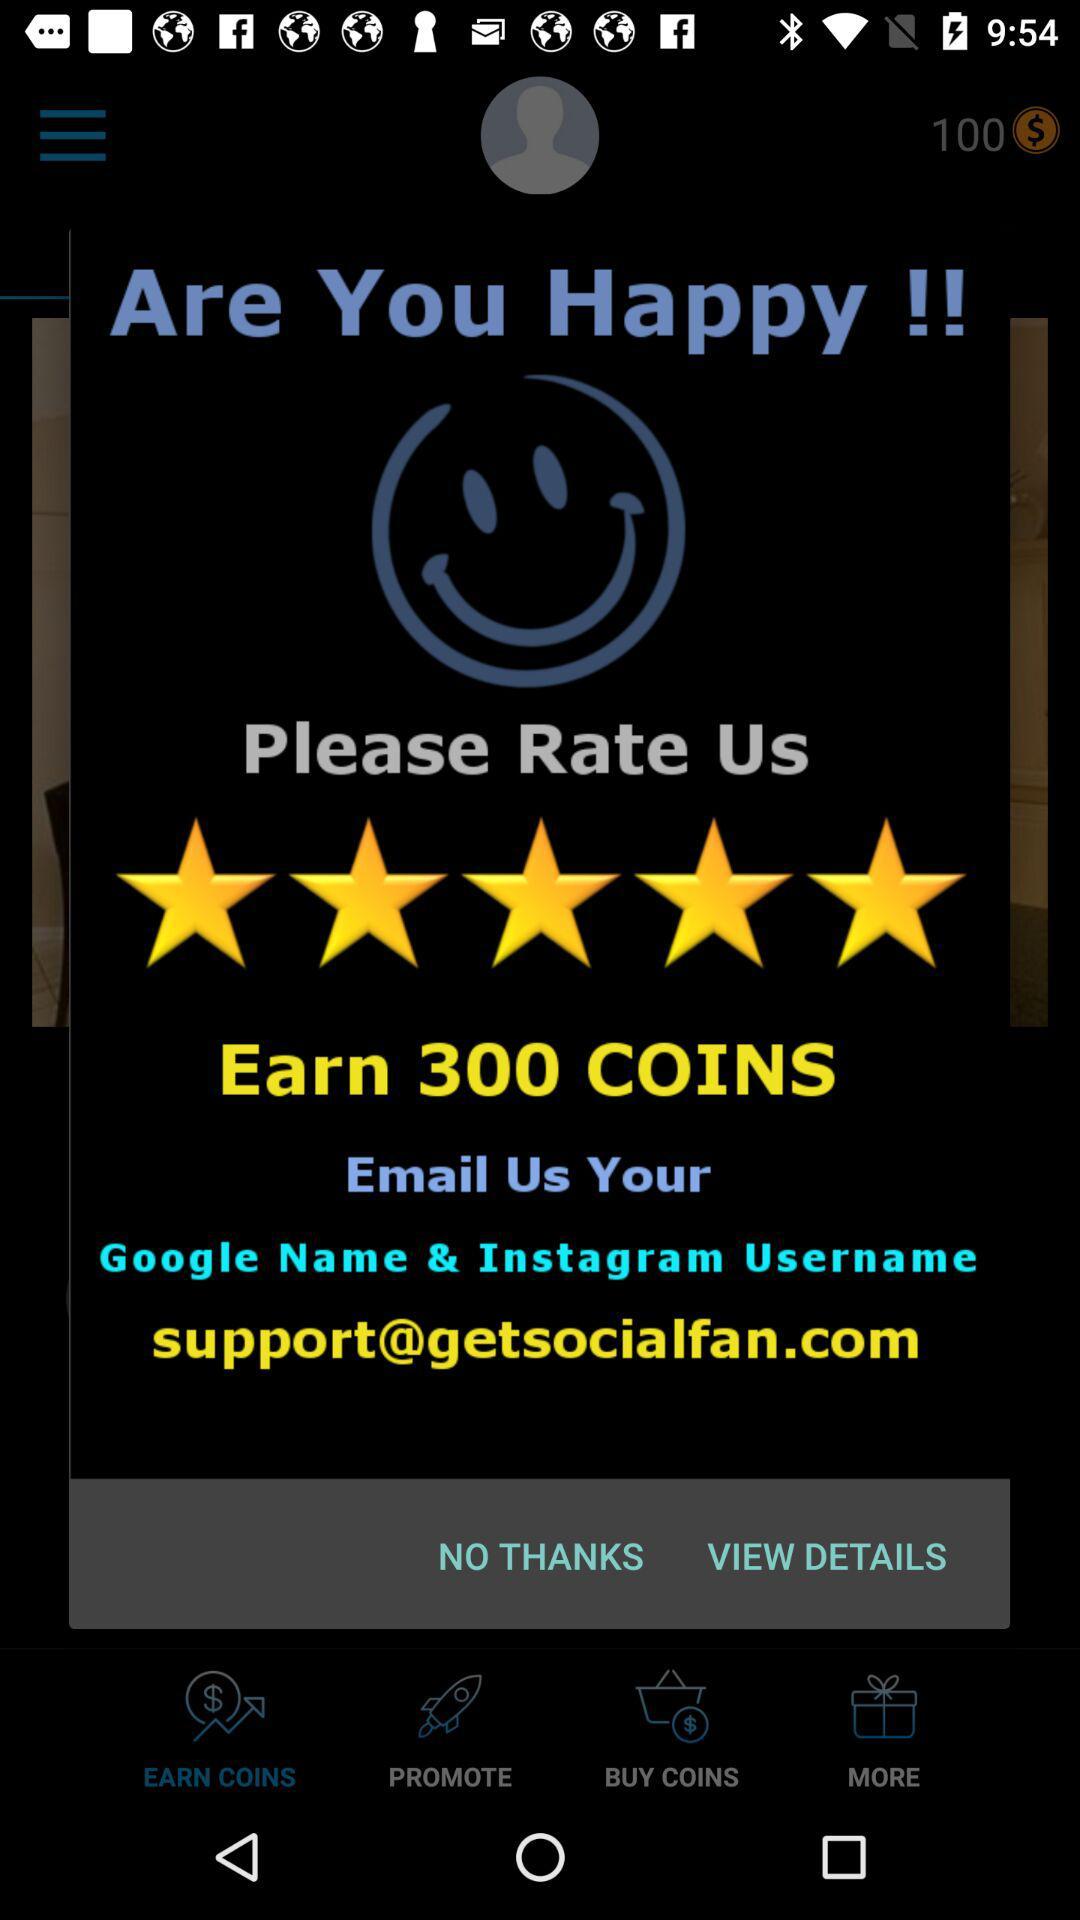 This screenshot has width=1080, height=1920. What do you see at coordinates (541, 1554) in the screenshot?
I see `the no thanks` at bounding box center [541, 1554].